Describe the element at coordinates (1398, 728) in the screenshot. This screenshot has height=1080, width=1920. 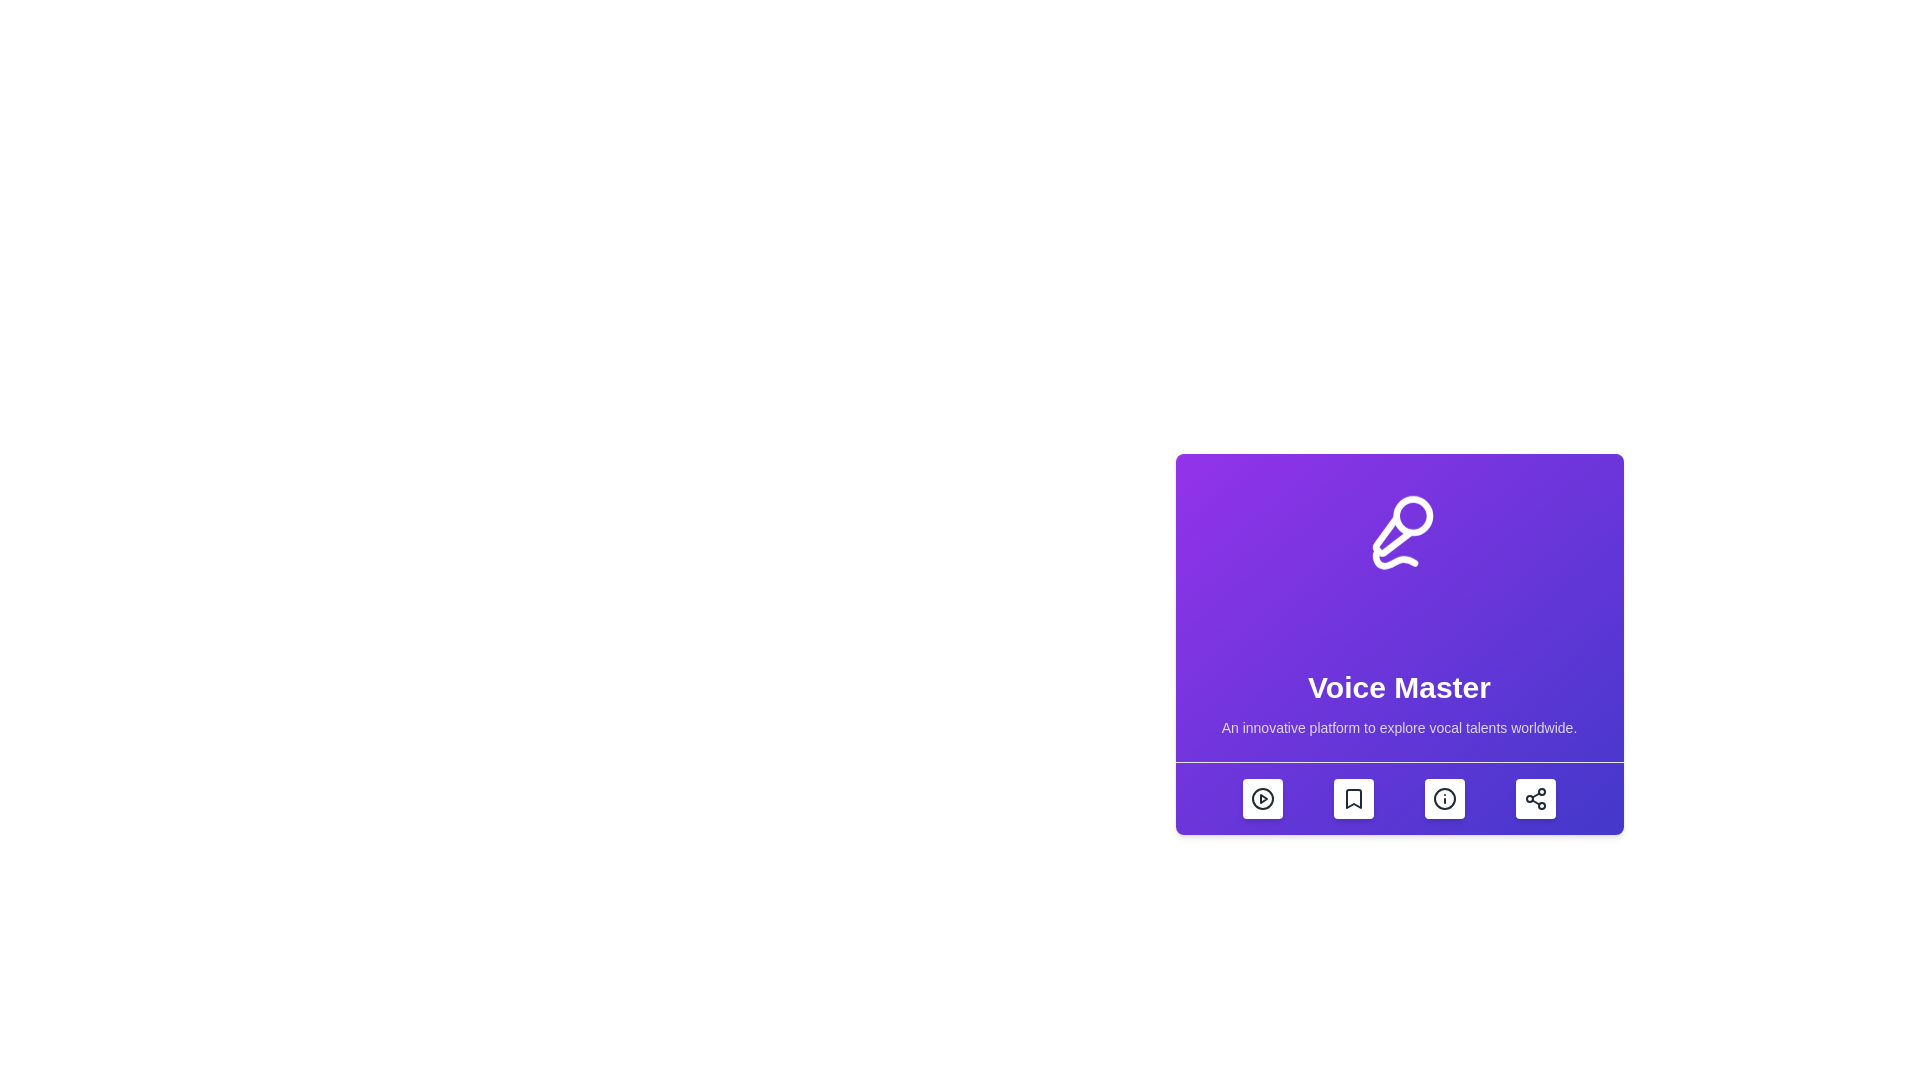
I see `text label that describes the platform, which states 'An innovative platform to explore vocal talents worldwide.' This text is located at the center bottom of a purple card interface, directly below the heading 'Voice Master'` at that location.